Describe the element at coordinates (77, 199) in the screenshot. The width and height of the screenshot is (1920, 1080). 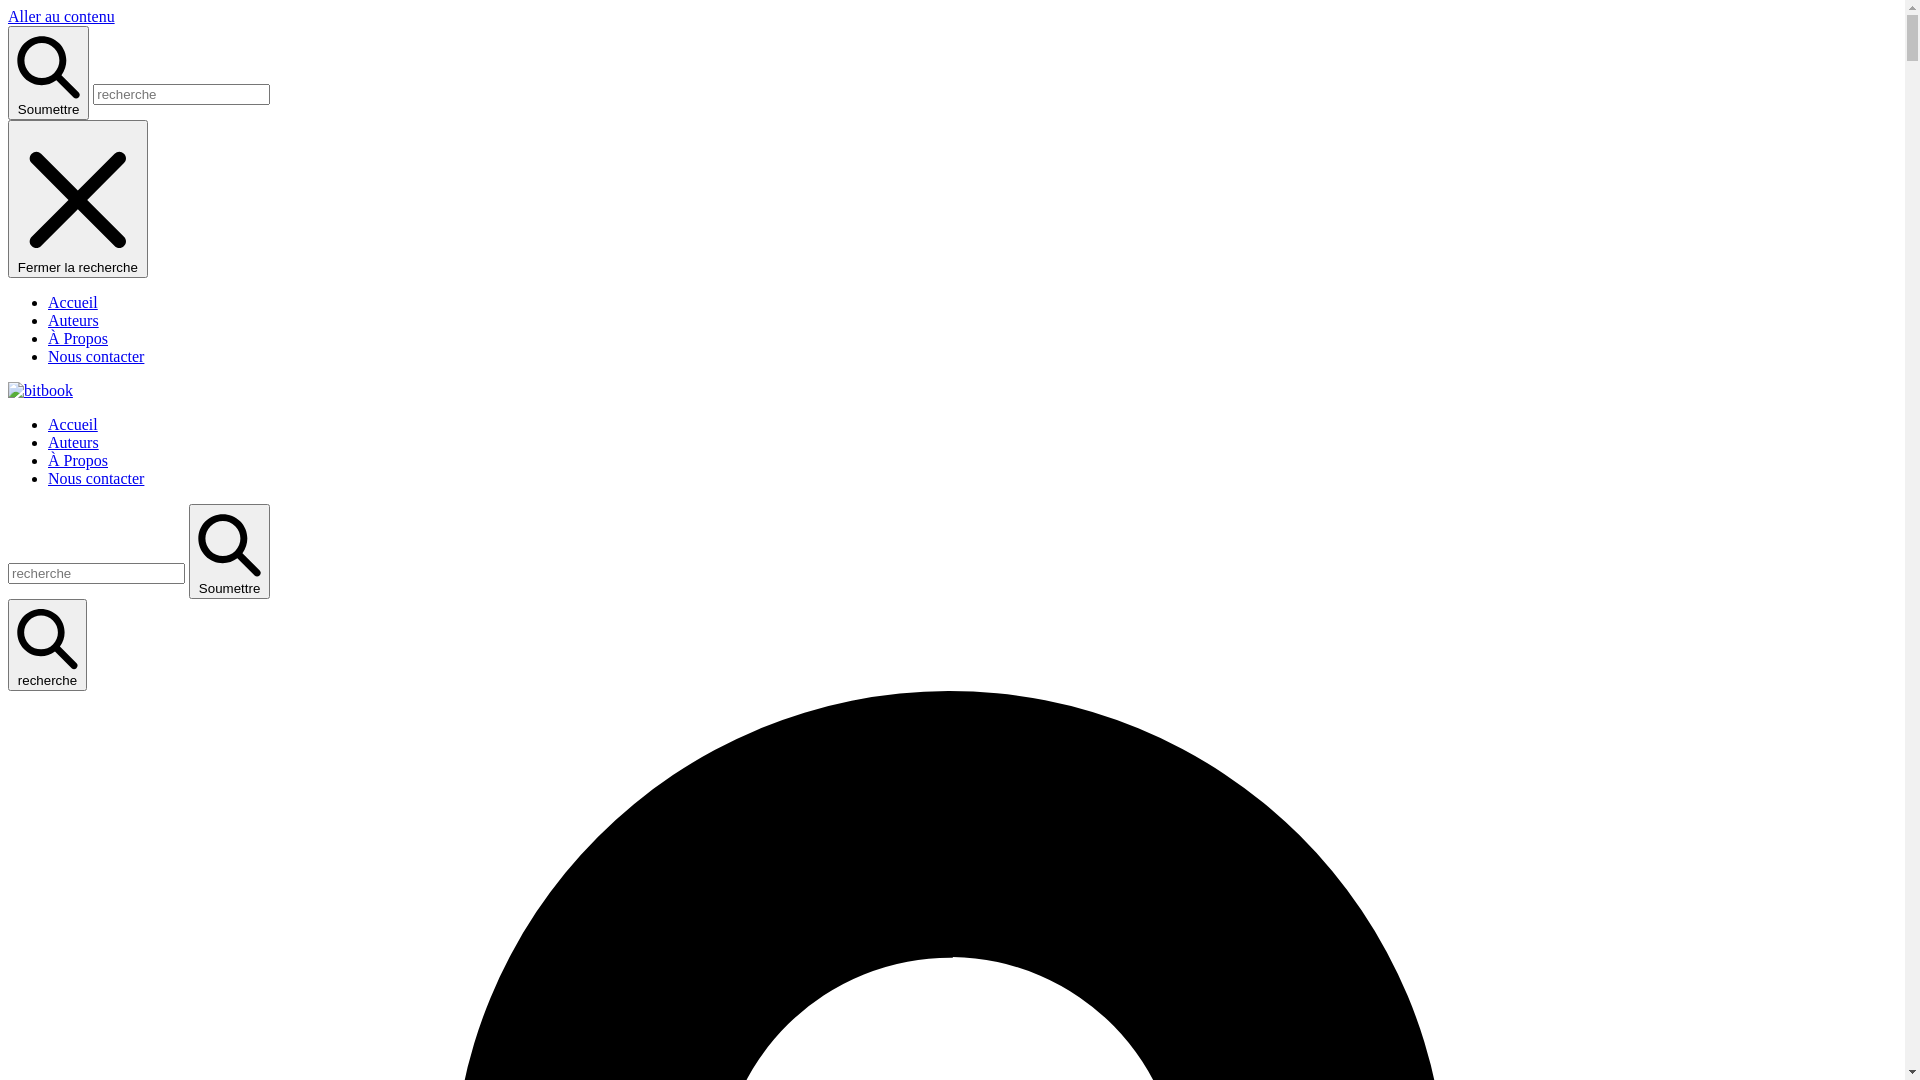
I see `'Fermer la recherche'` at that location.